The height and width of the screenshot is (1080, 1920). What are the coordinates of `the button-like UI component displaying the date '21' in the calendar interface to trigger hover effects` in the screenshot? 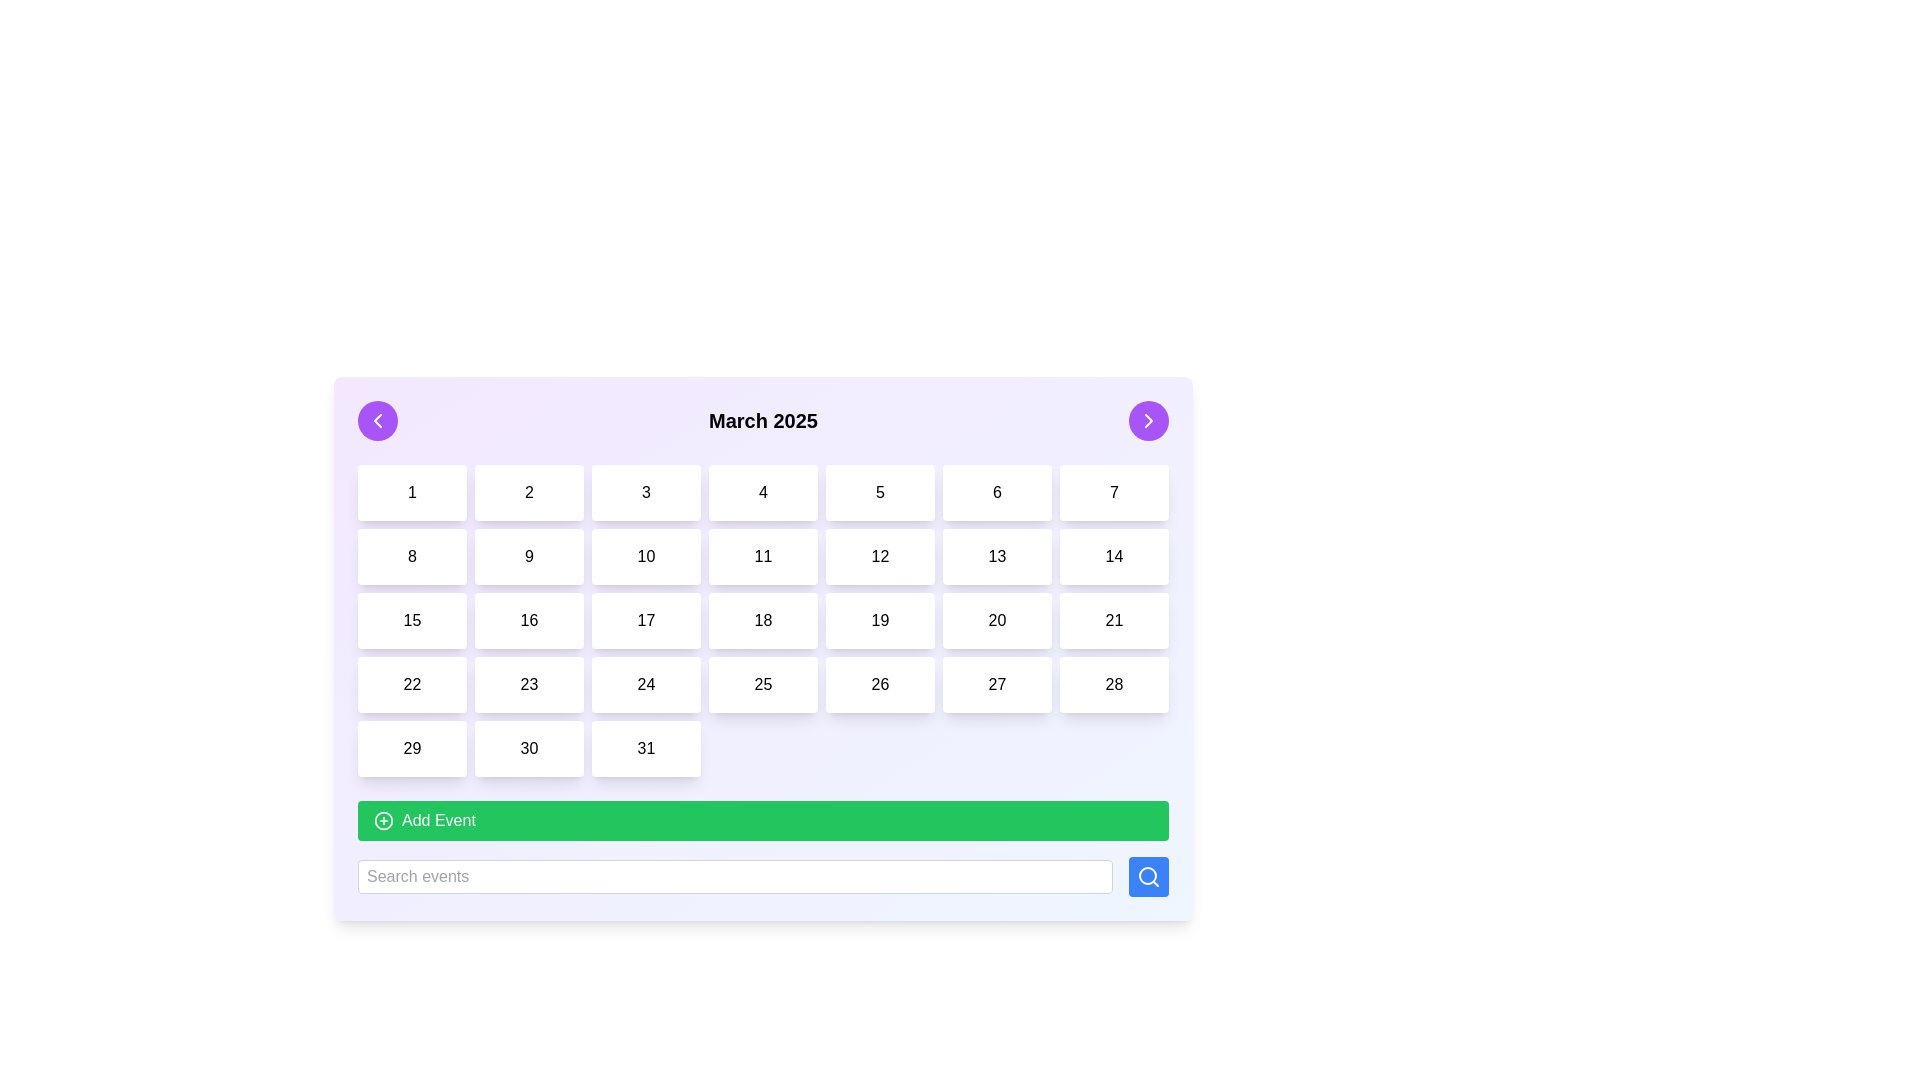 It's located at (1113, 620).